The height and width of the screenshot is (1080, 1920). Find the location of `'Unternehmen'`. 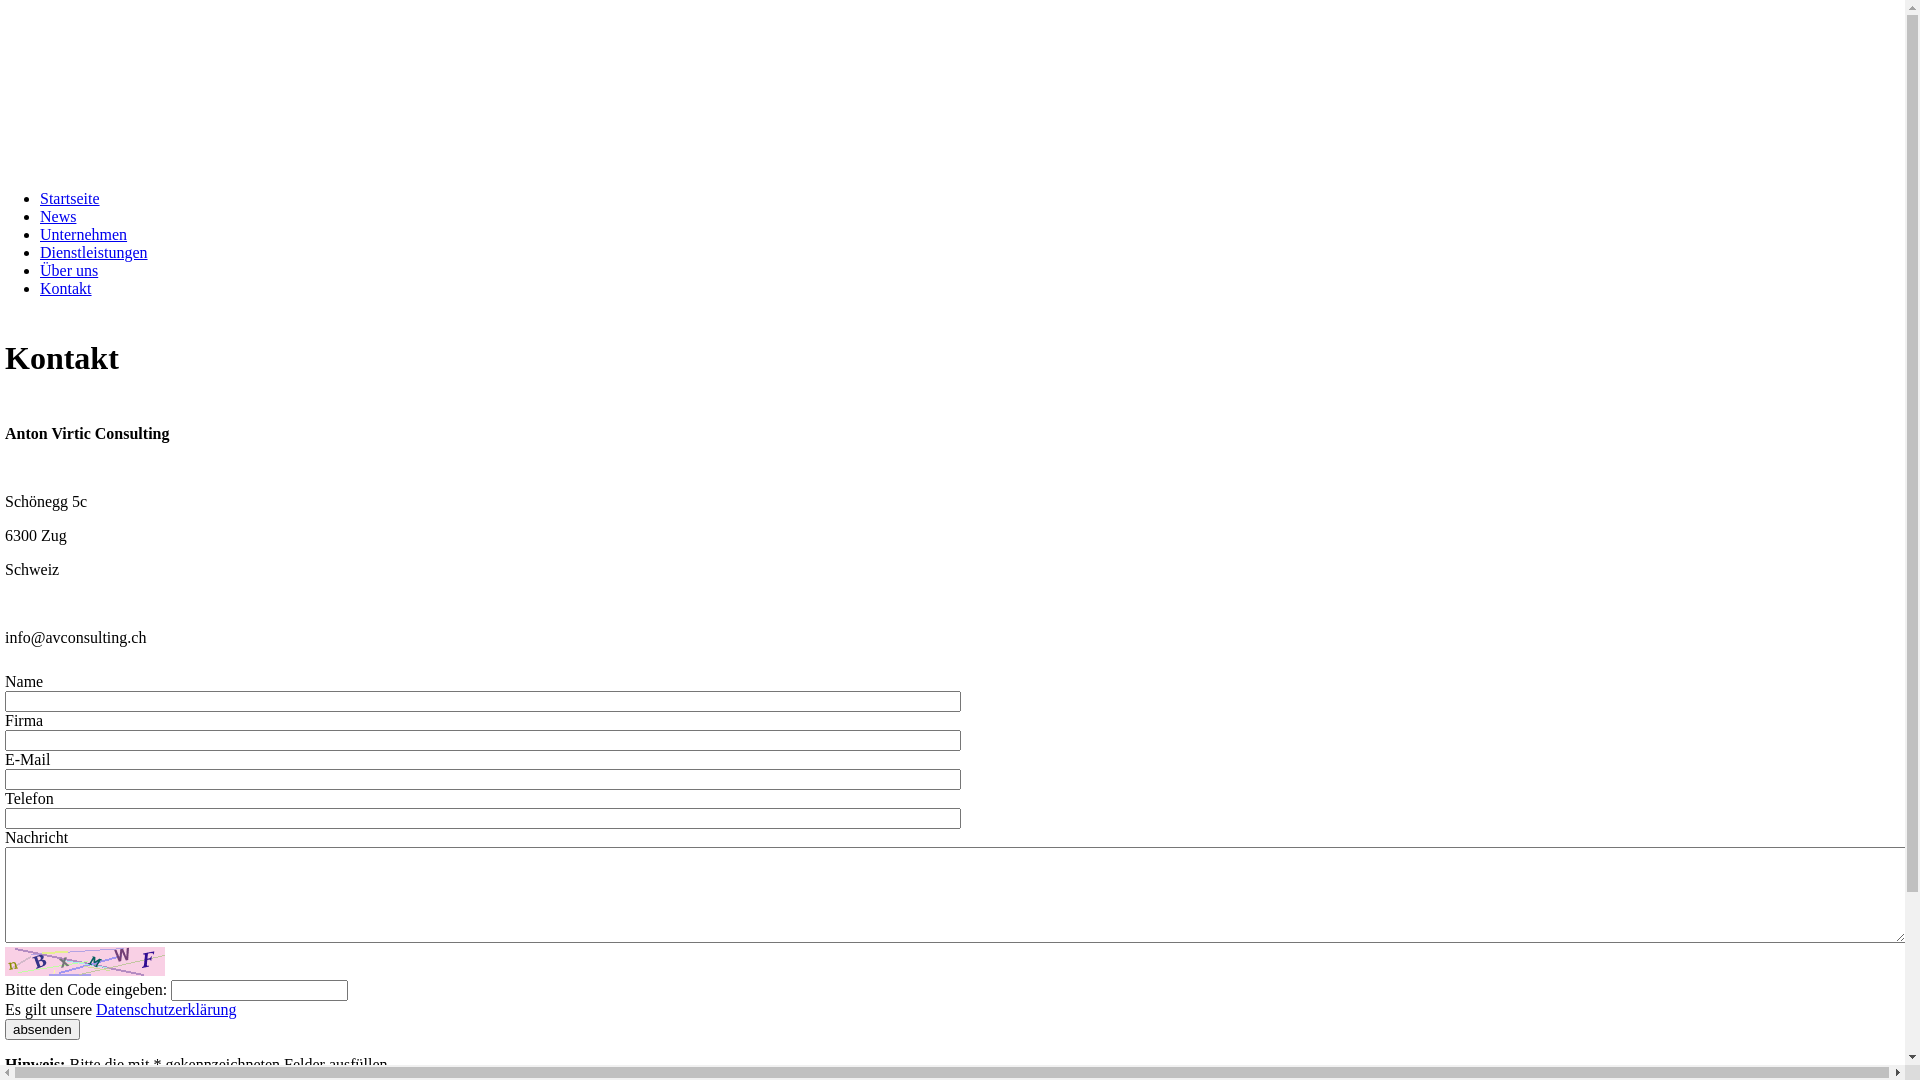

'Unternehmen' is located at coordinates (82, 233).